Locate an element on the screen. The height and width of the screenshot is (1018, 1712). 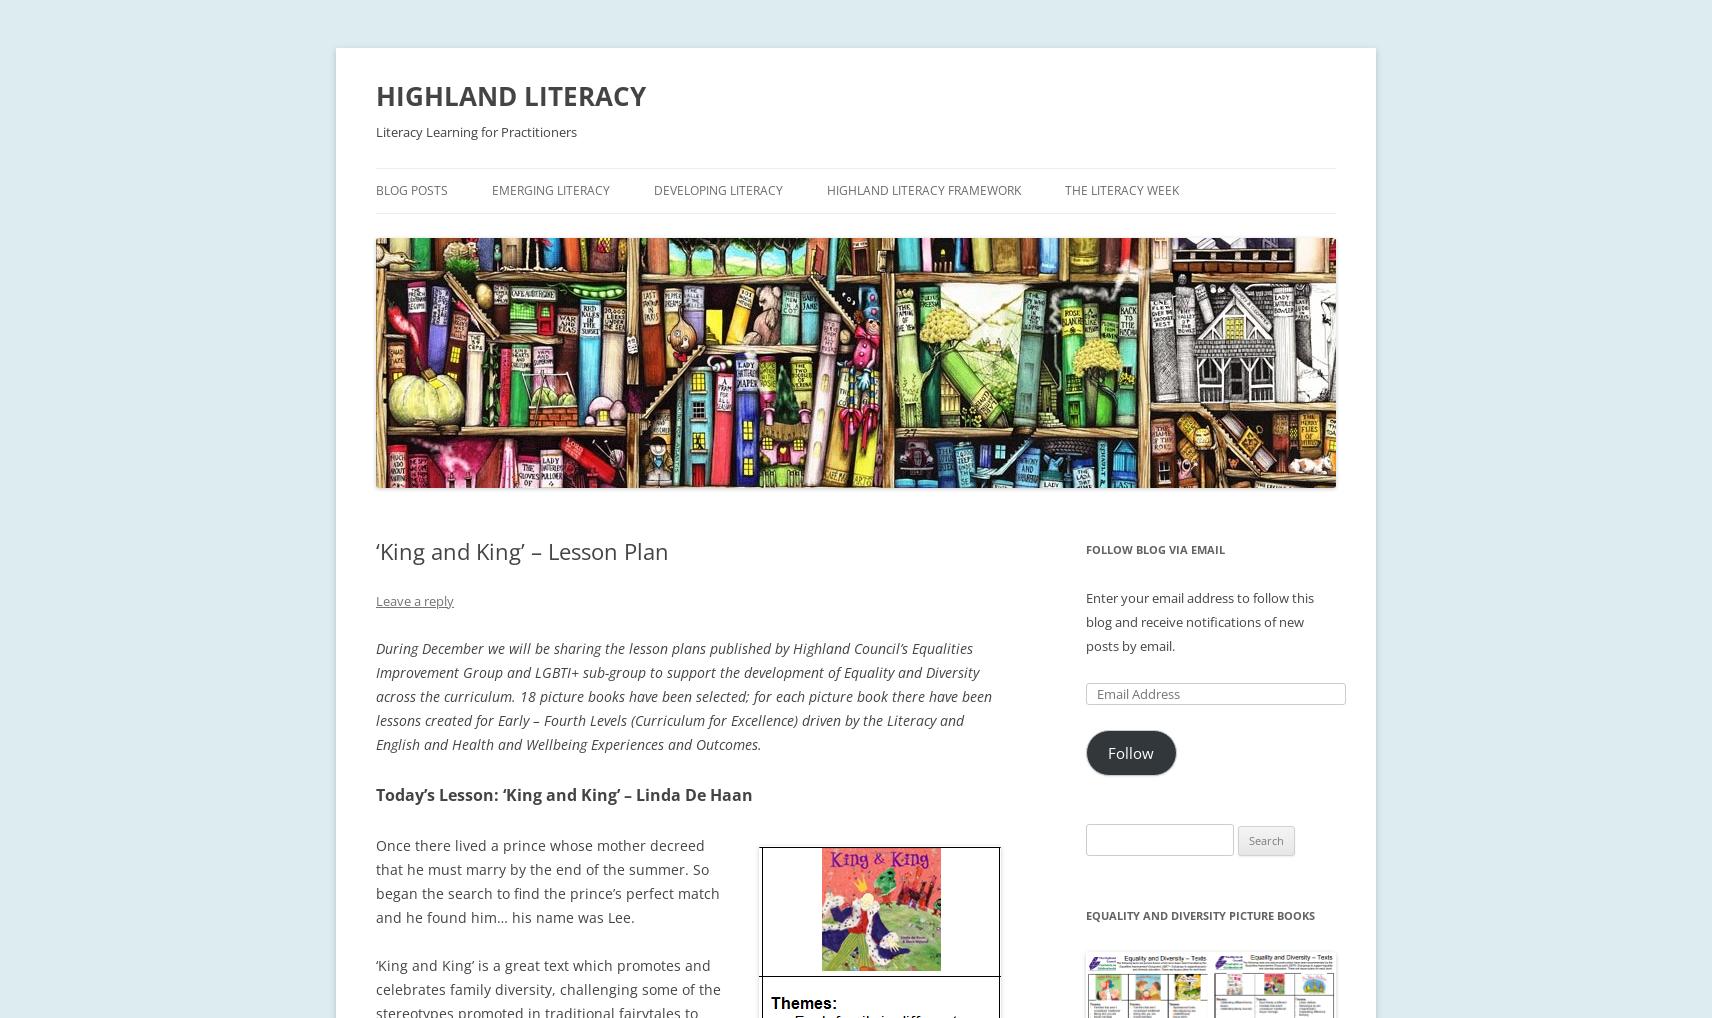
'Enter your email address to follow this blog and receive notifications of new posts by email.' is located at coordinates (1199, 620).